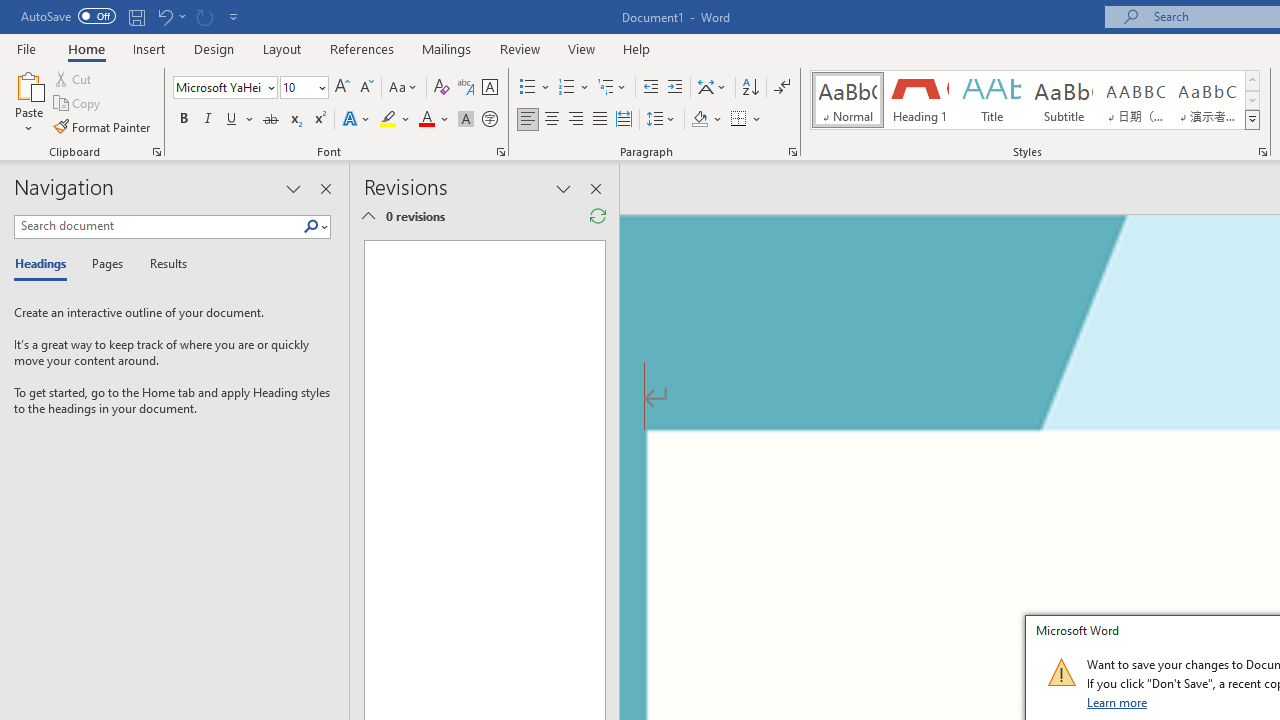 The width and height of the screenshot is (1280, 720). Describe the element at coordinates (1062, 100) in the screenshot. I see `'Subtitle'` at that location.